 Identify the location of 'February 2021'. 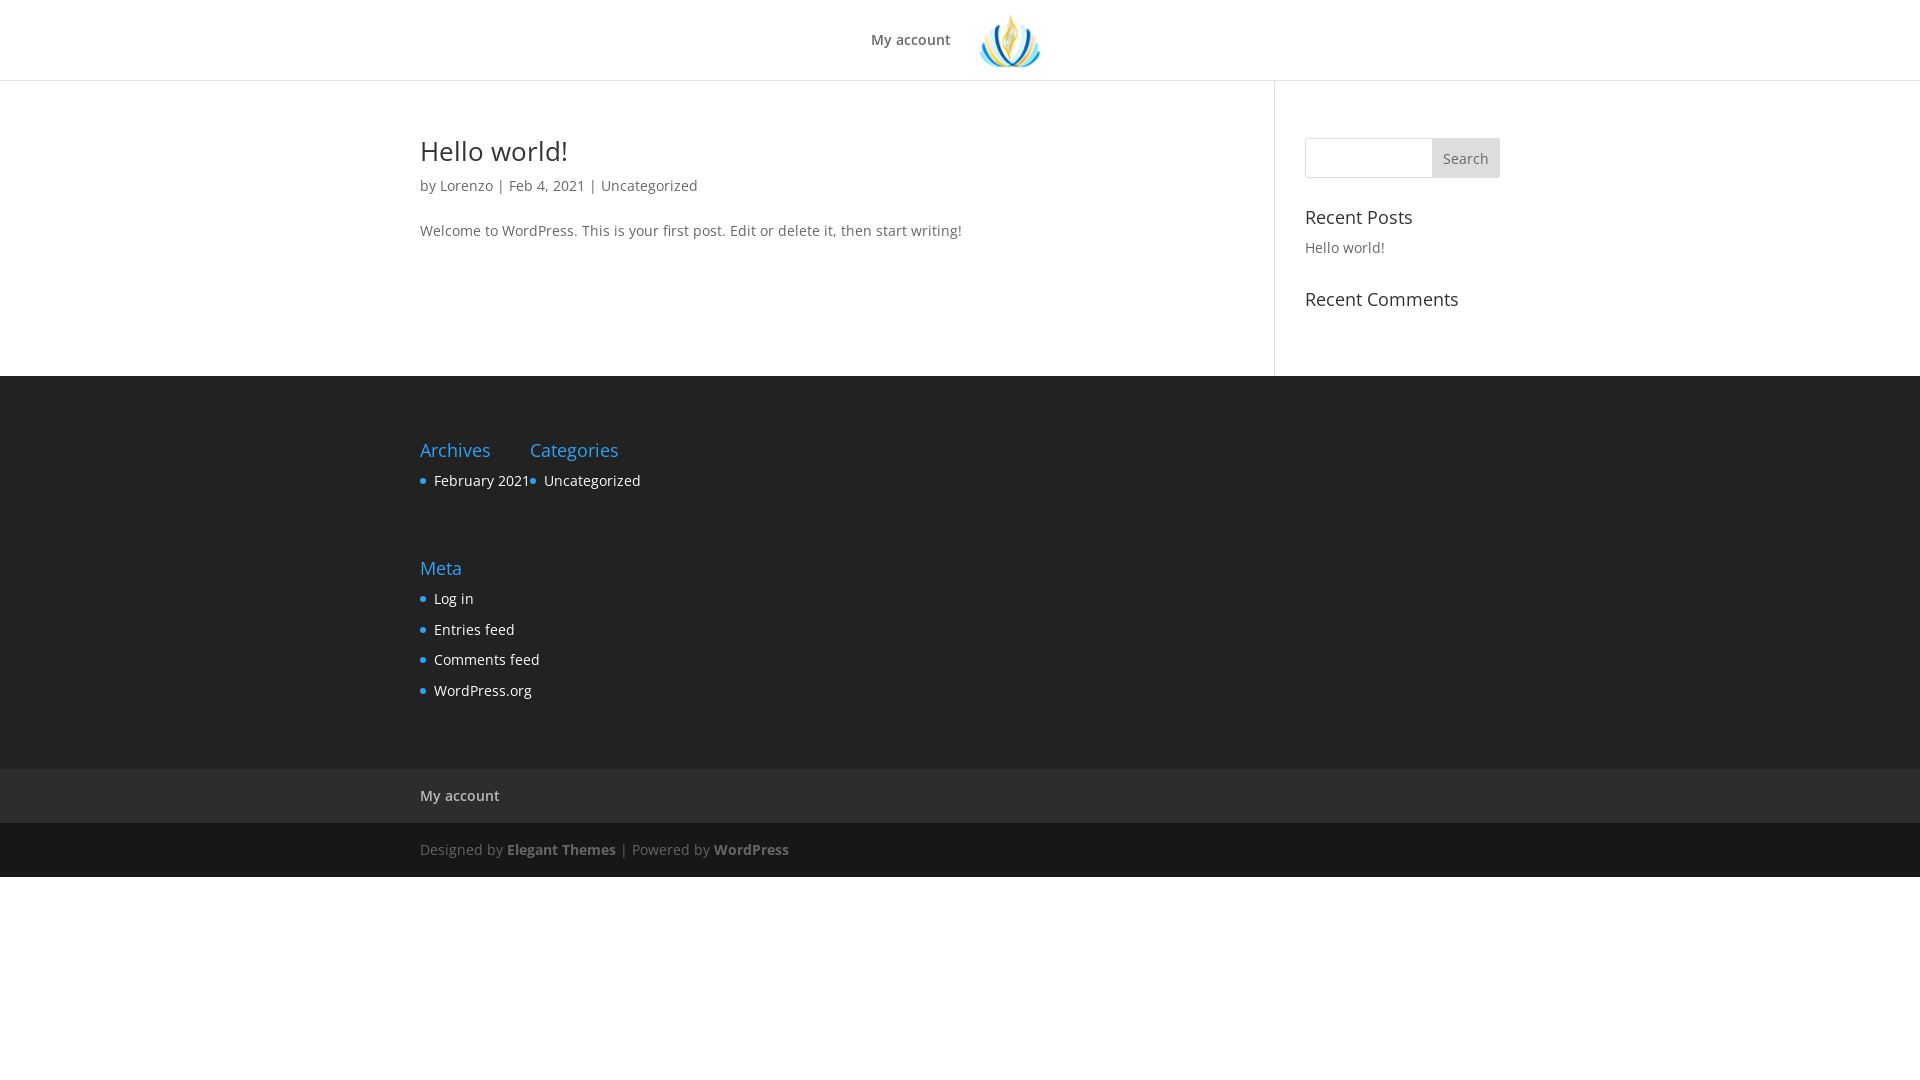
(481, 480).